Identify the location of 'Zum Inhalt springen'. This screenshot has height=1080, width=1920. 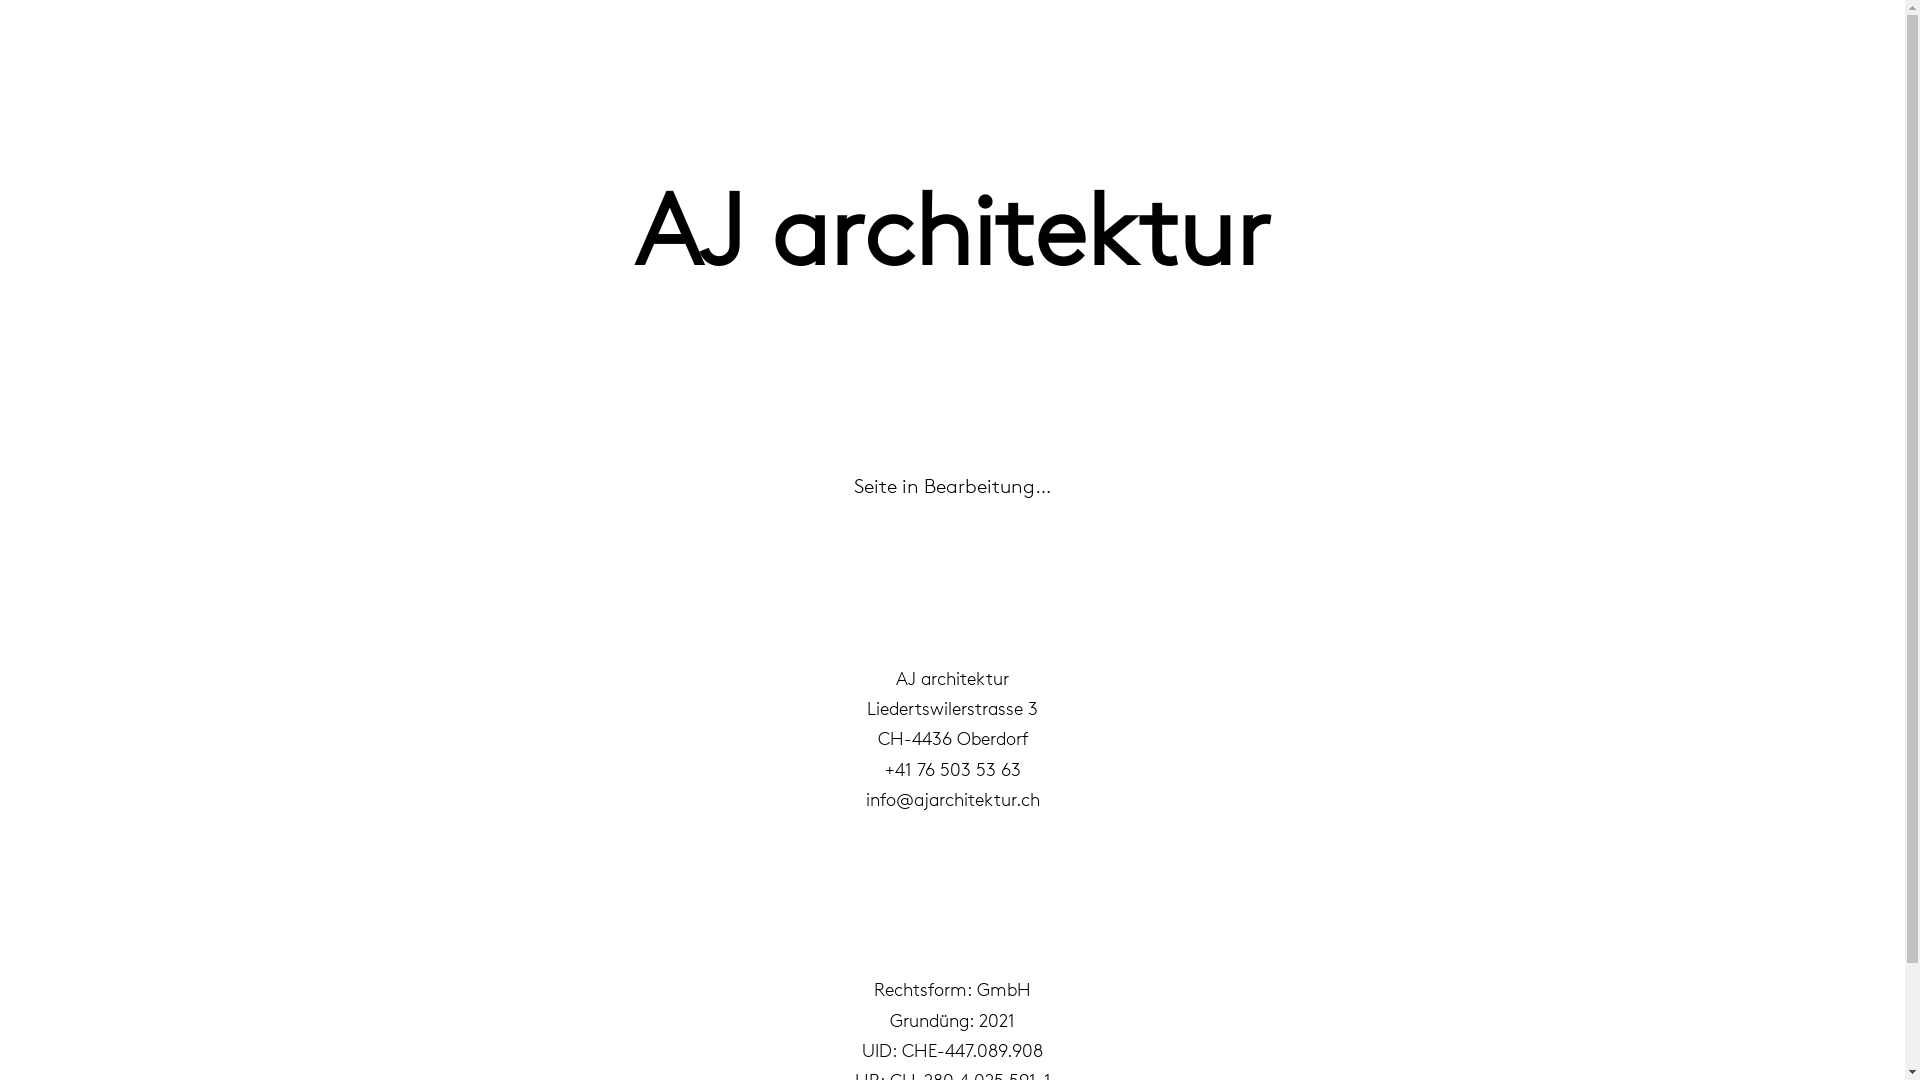
(19, 42).